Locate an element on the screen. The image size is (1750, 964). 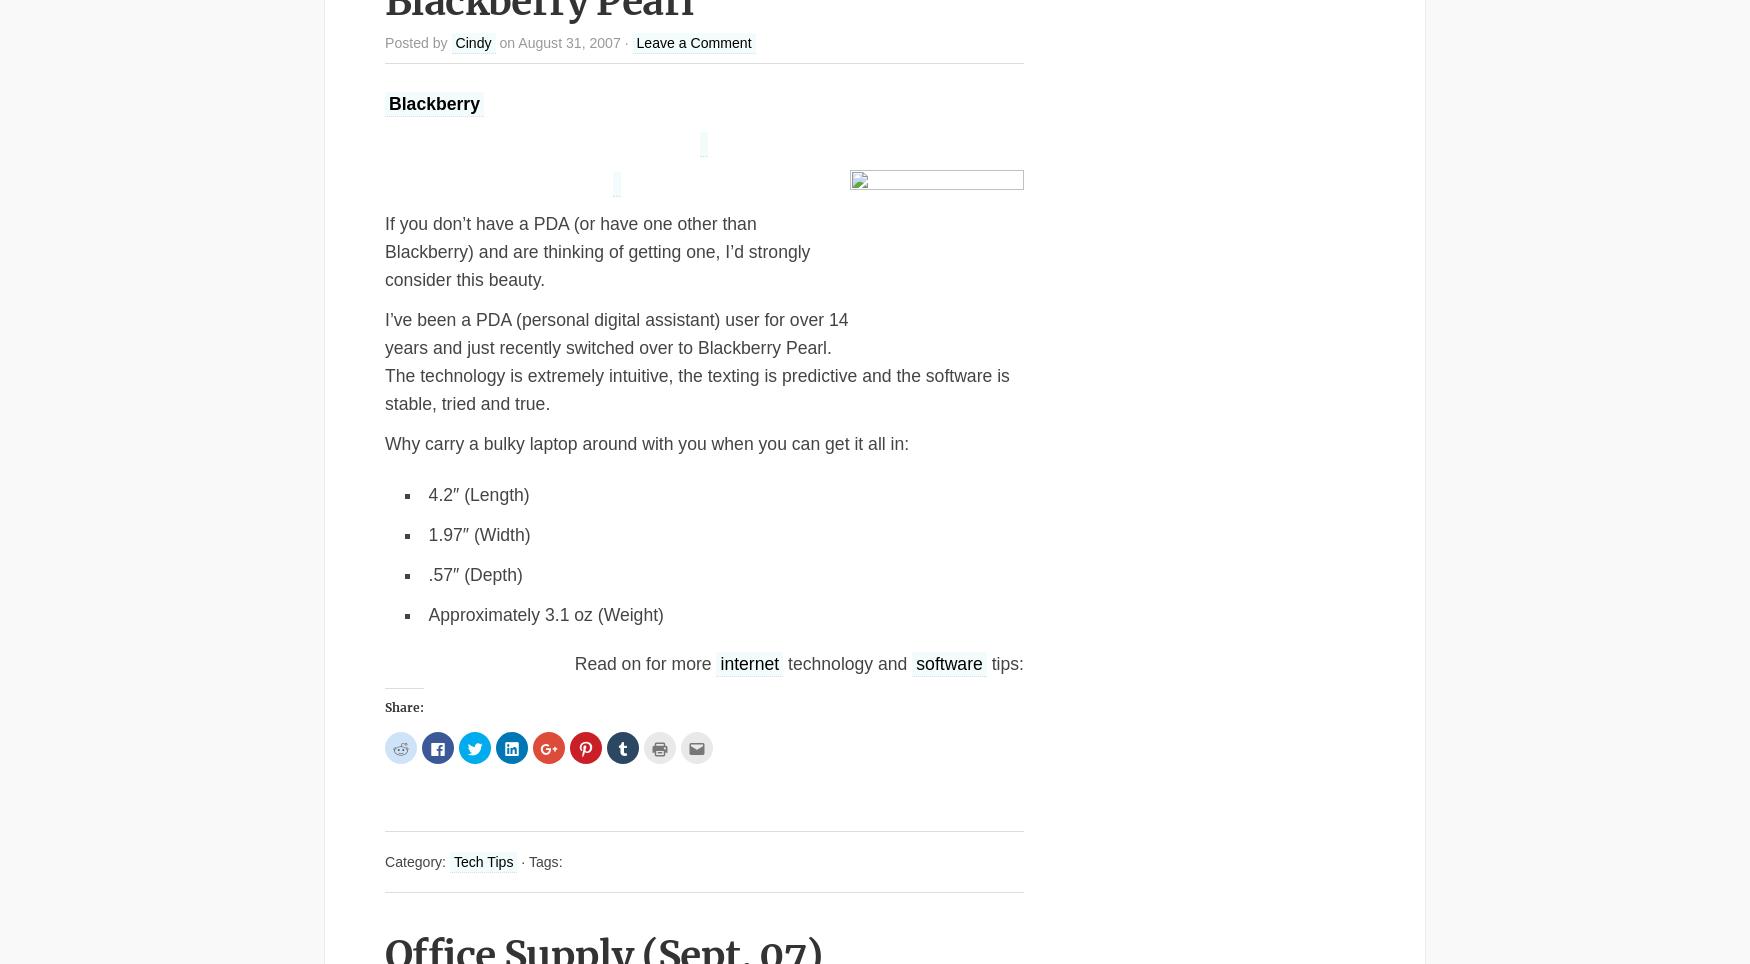
'(Depth)' is located at coordinates (492, 572).